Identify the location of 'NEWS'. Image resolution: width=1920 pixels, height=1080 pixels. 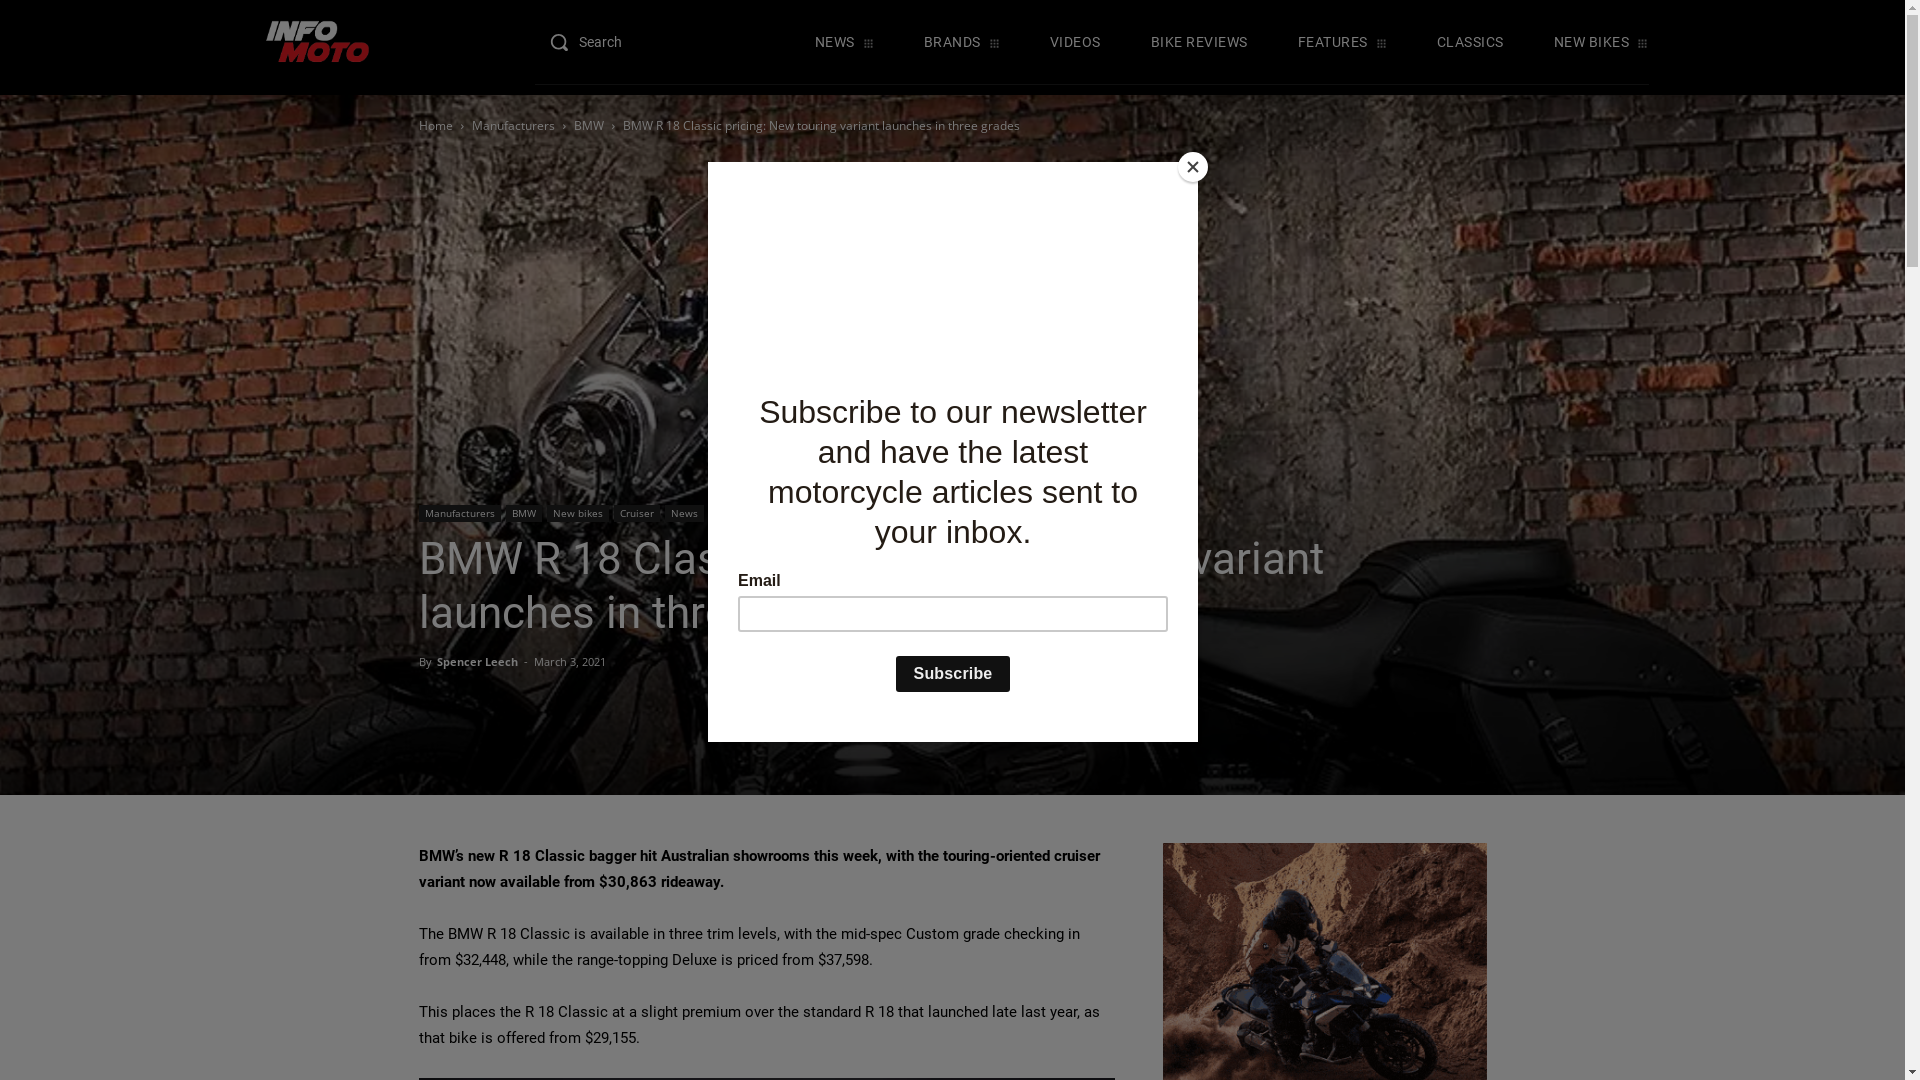
(844, 42).